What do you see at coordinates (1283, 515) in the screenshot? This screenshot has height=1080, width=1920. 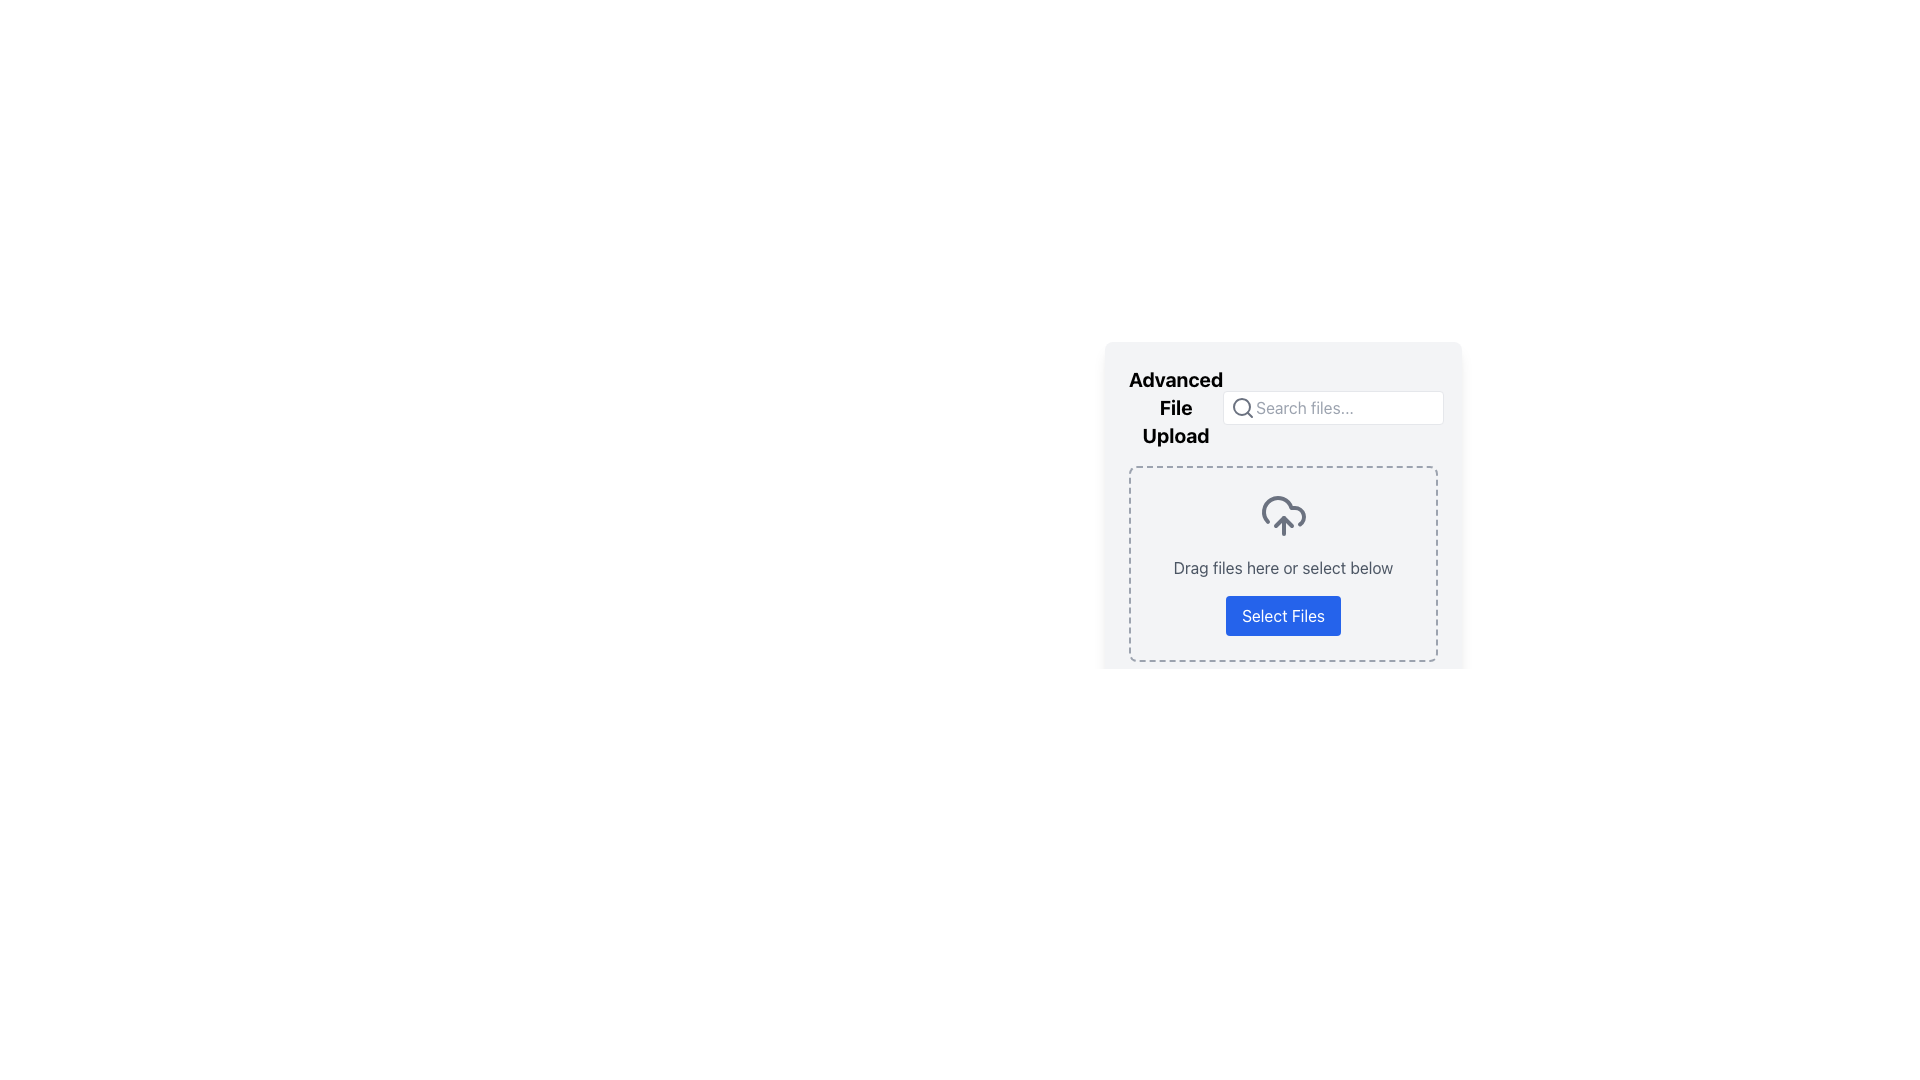 I see `the cloud icon with an upward arrow, which is styled in gray and located inside the dashed border box labeled 'Drag files here or select below'` at bounding box center [1283, 515].